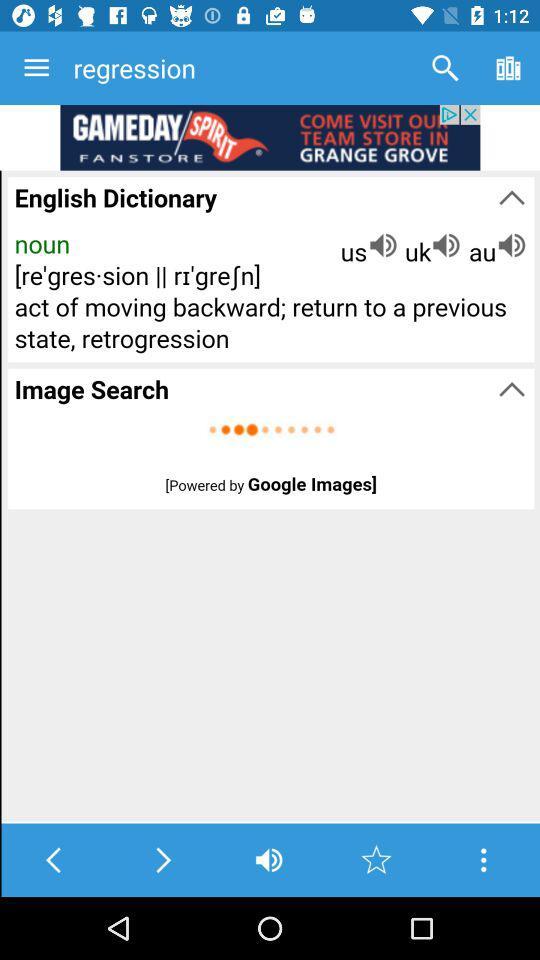 The image size is (540, 960). What do you see at coordinates (54, 859) in the screenshot?
I see `go back` at bounding box center [54, 859].